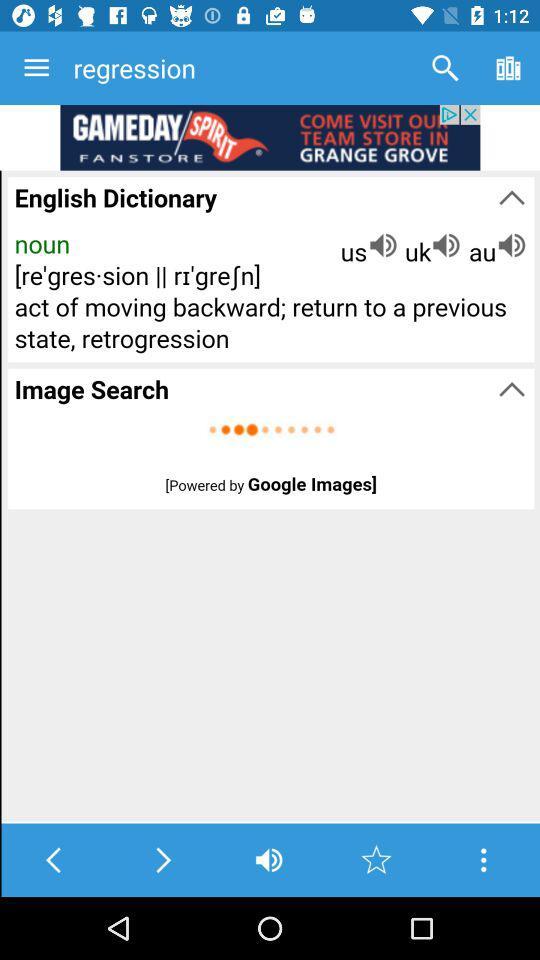 The image size is (540, 960). What do you see at coordinates (54, 859) in the screenshot?
I see `go back` at bounding box center [54, 859].